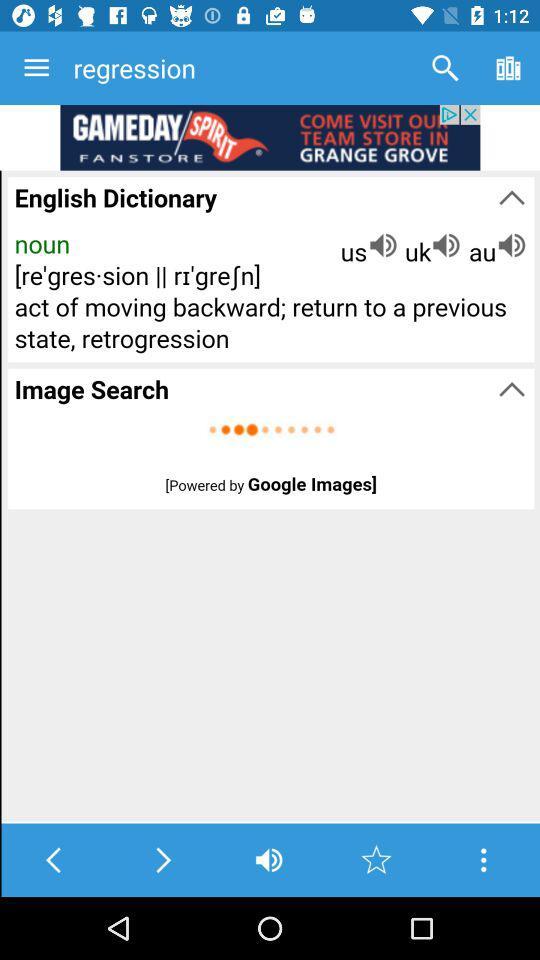 The image size is (540, 960). What do you see at coordinates (54, 859) in the screenshot?
I see `go back` at bounding box center [54, 859].